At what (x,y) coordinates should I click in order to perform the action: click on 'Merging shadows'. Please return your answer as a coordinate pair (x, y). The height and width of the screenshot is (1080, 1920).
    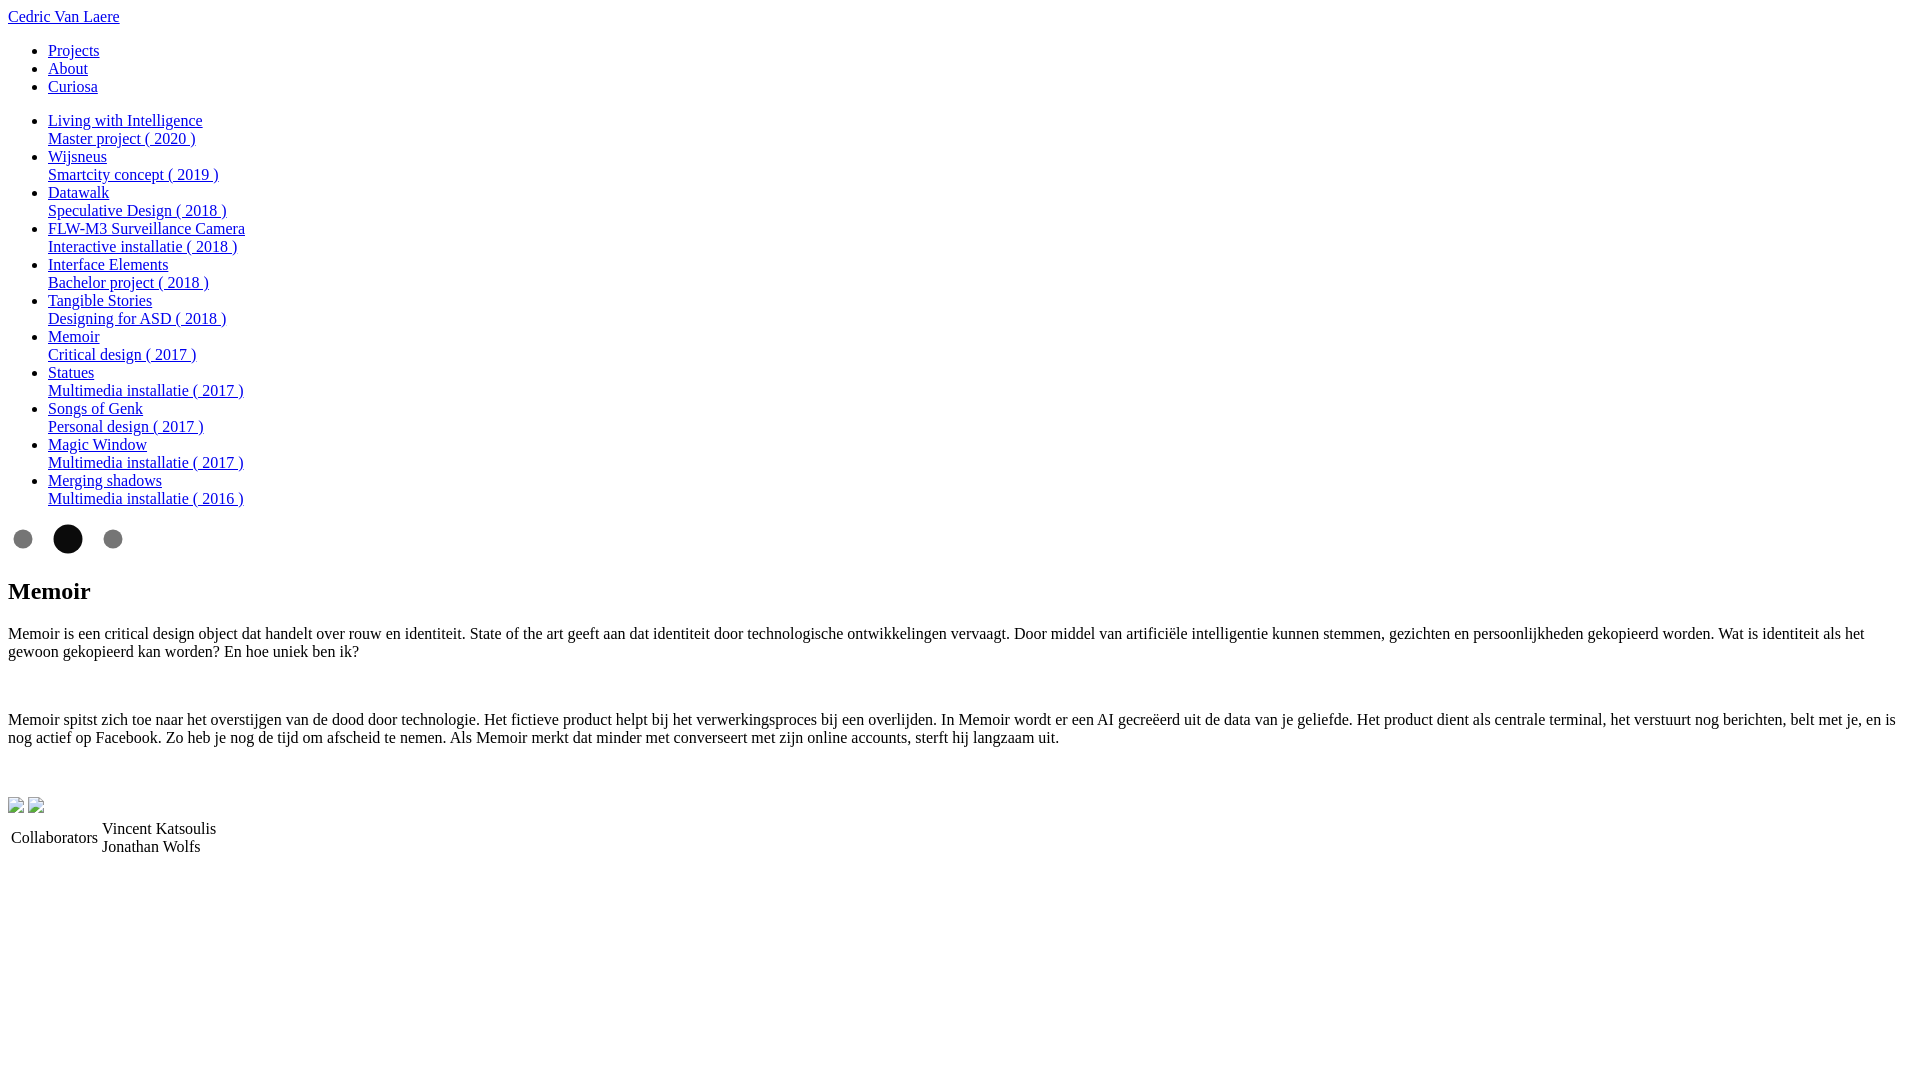
    Looking at the image, I should click on (104, 480).